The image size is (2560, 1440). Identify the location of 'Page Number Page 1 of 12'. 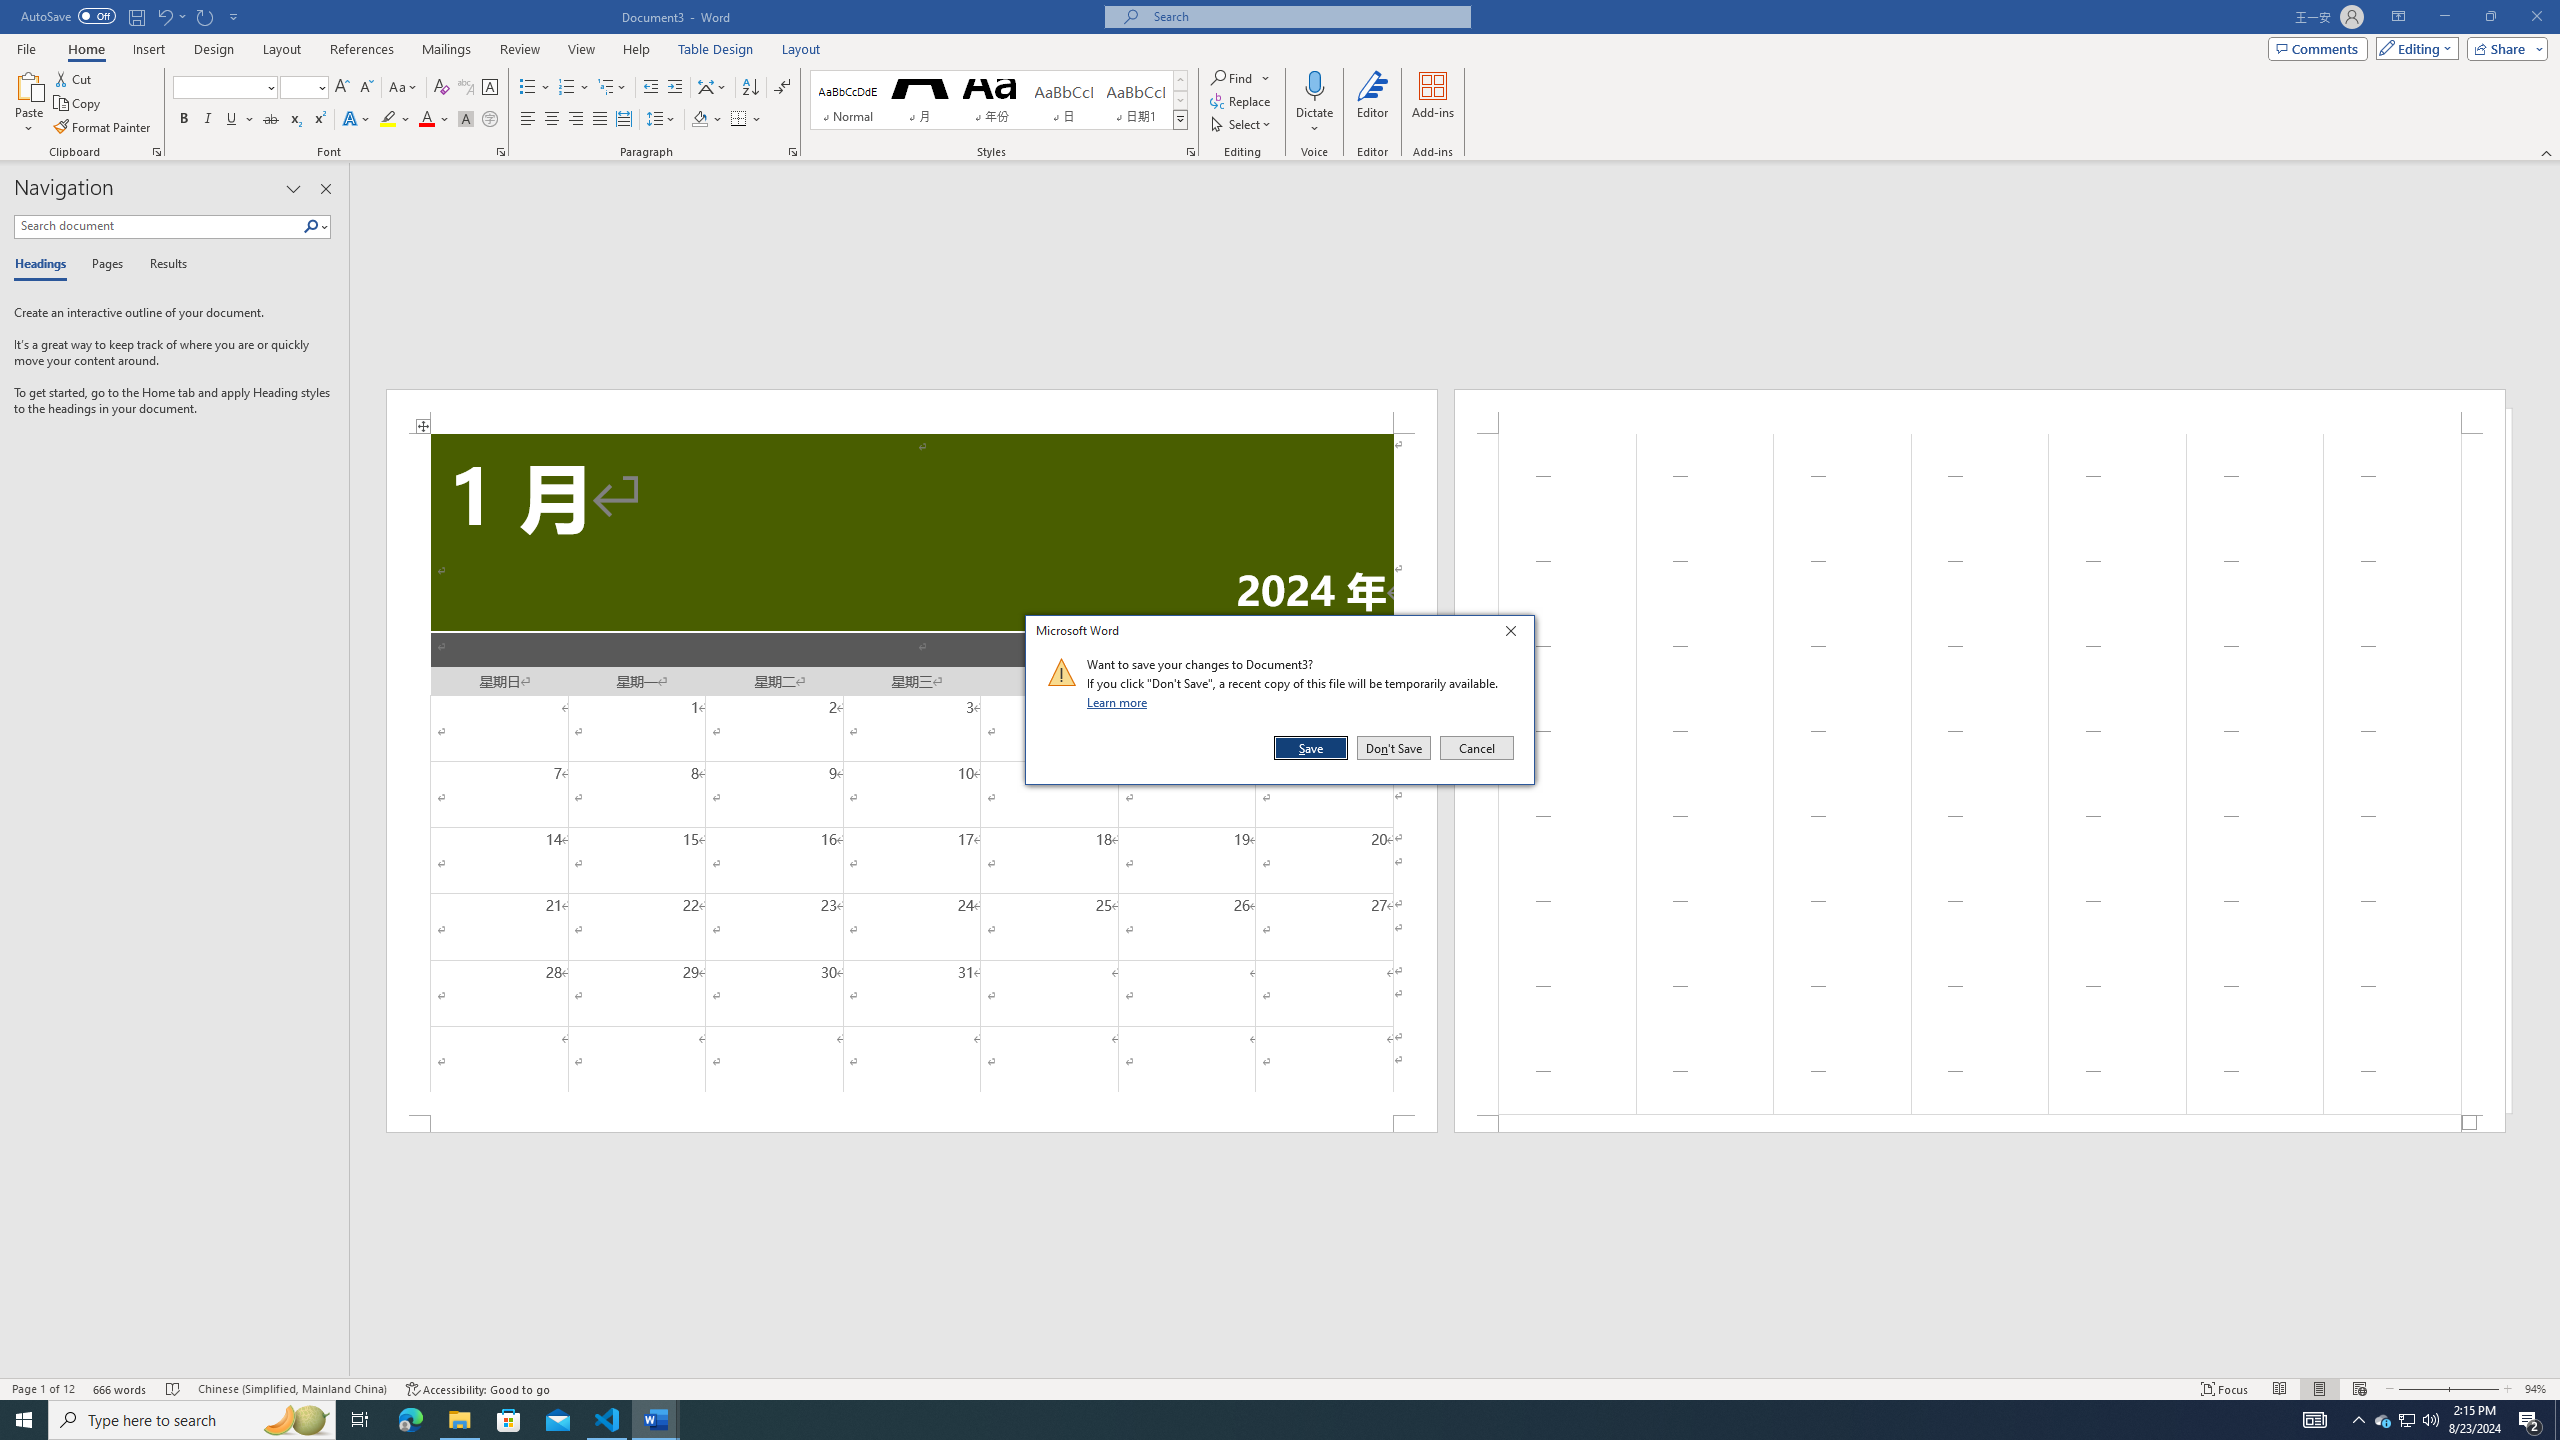
(42, 1389).